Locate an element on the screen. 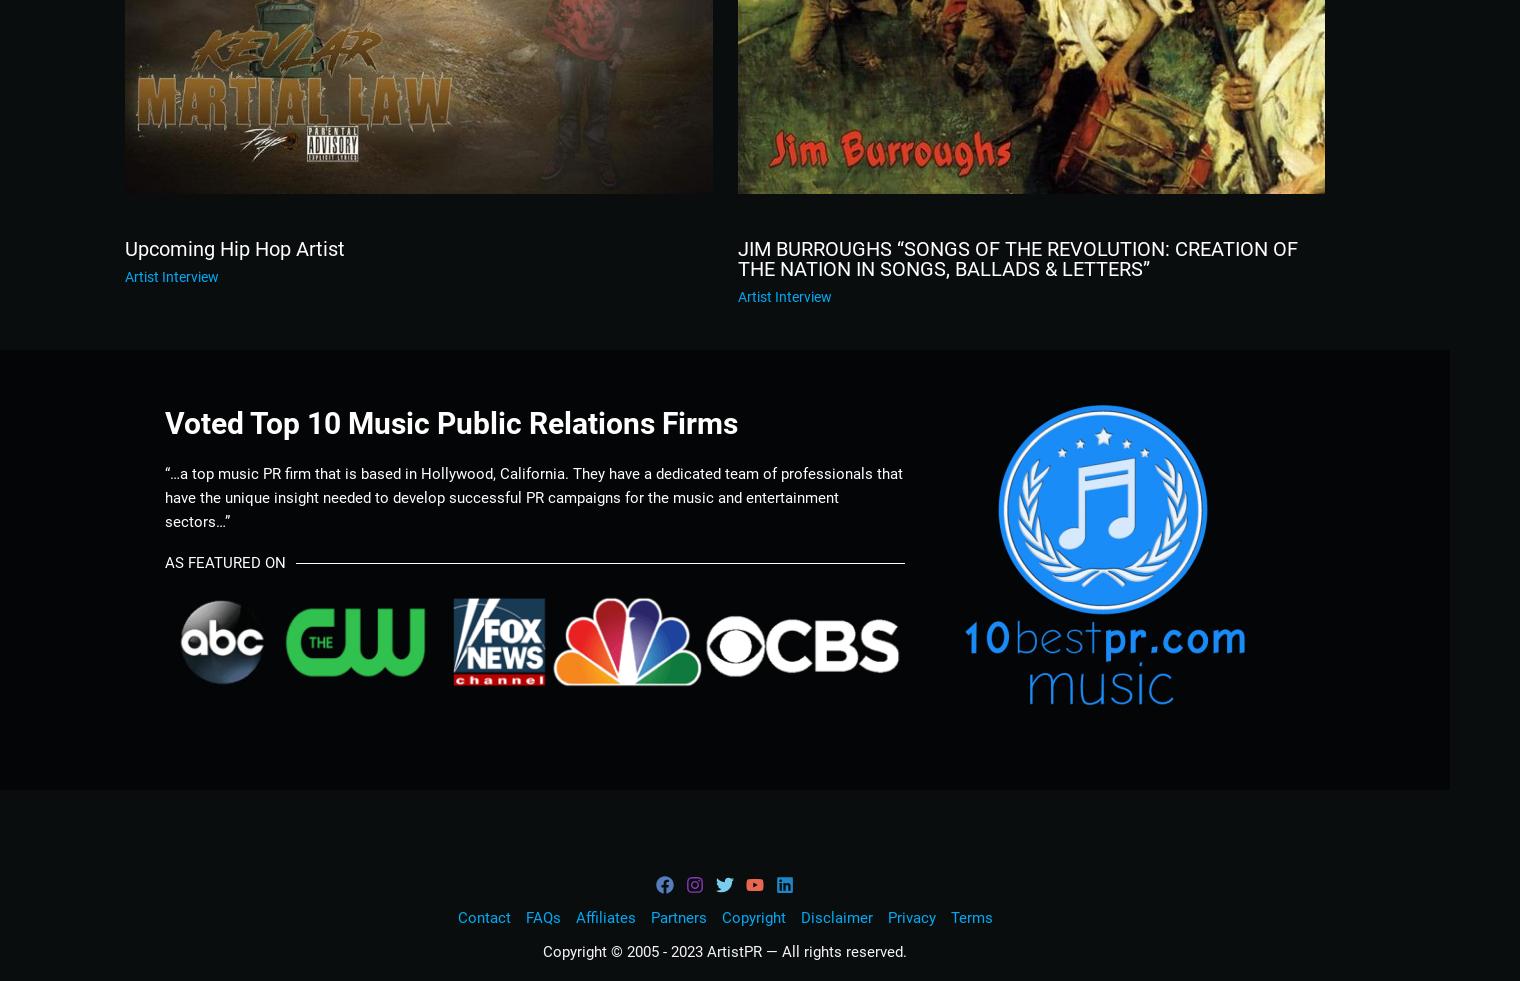 This screenshot has height=981, width=1520. 'AS FEATURED ON' is located at coordinates (224, 562).